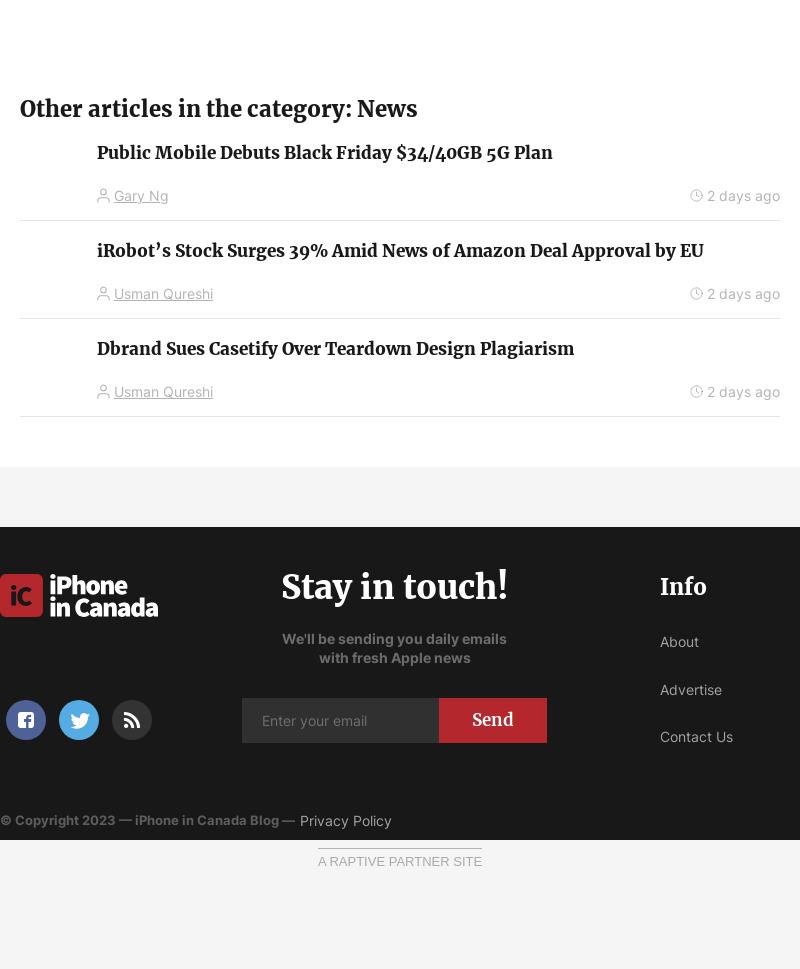 The width and height of the screenshot is (800, 969). I want to click on 'Info', so click(683, 586).